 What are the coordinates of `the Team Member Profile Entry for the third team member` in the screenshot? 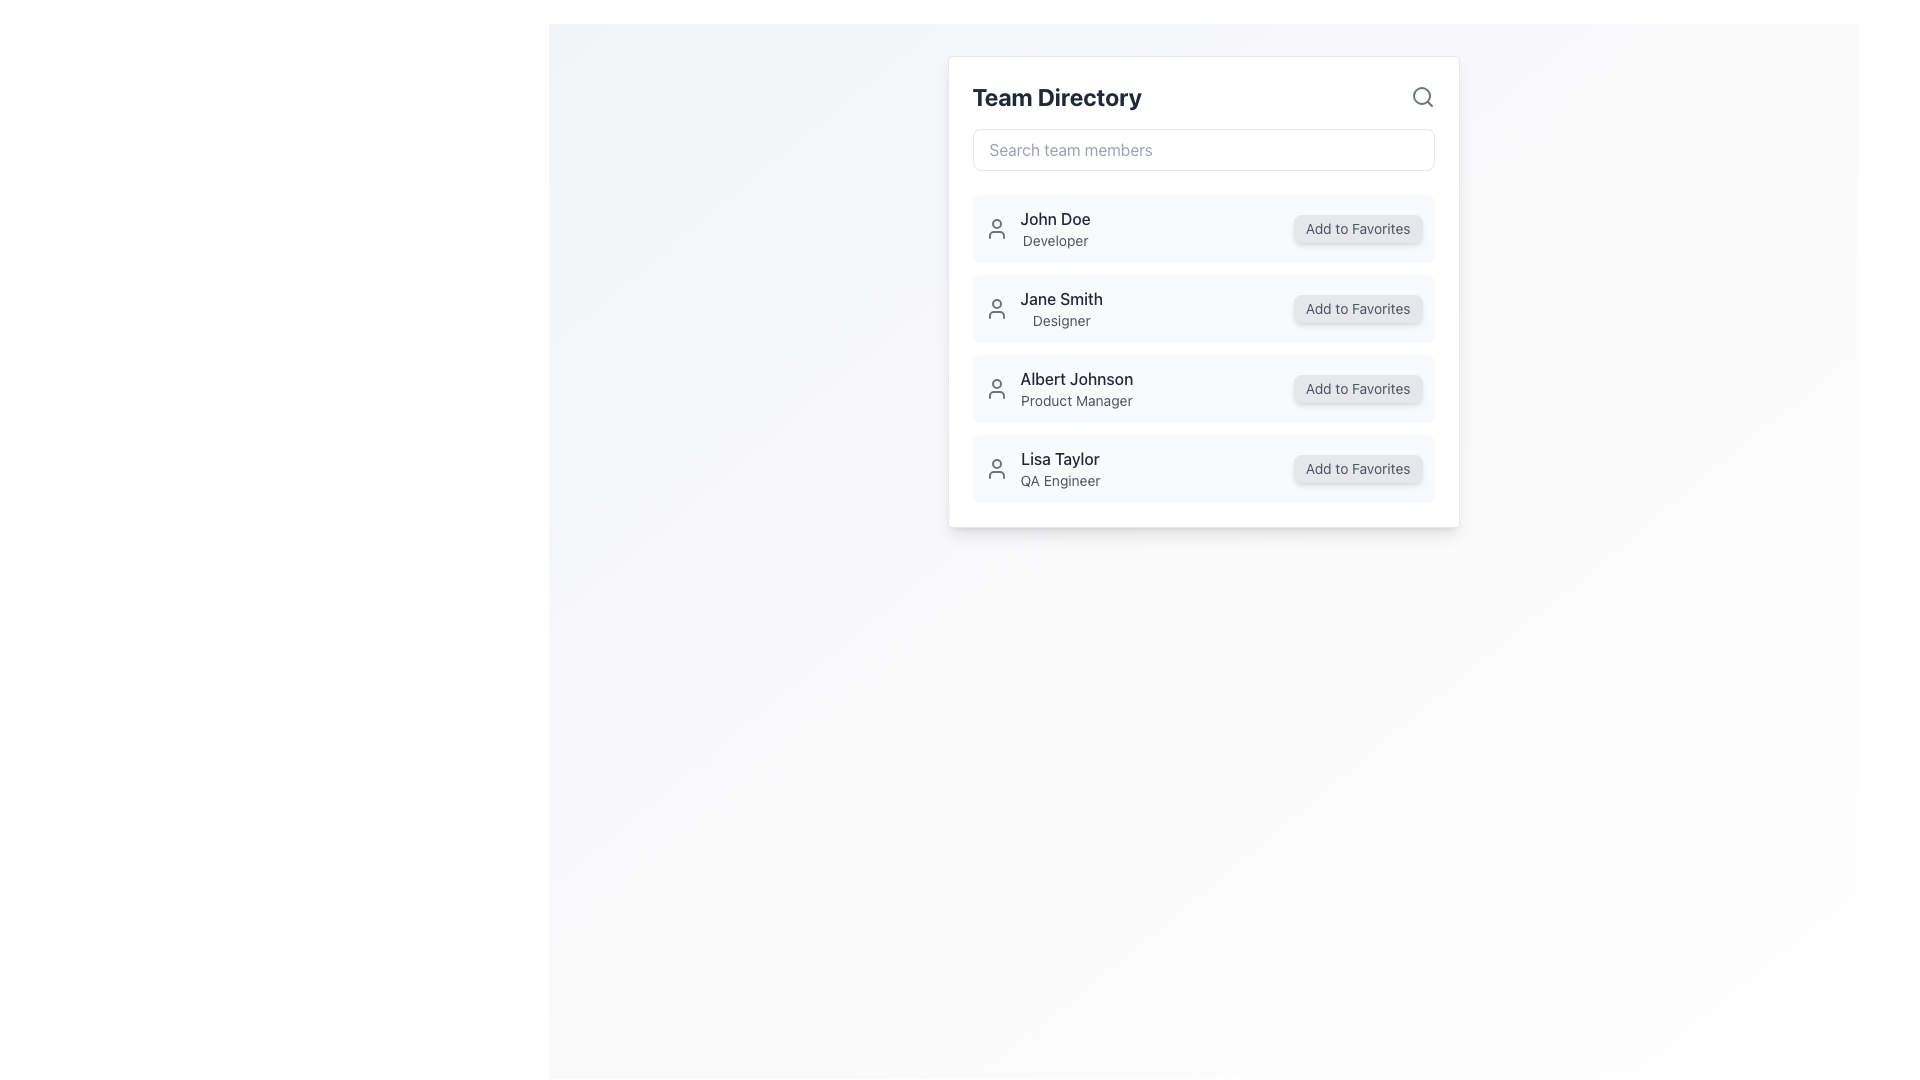 It's located at (1057, 389).